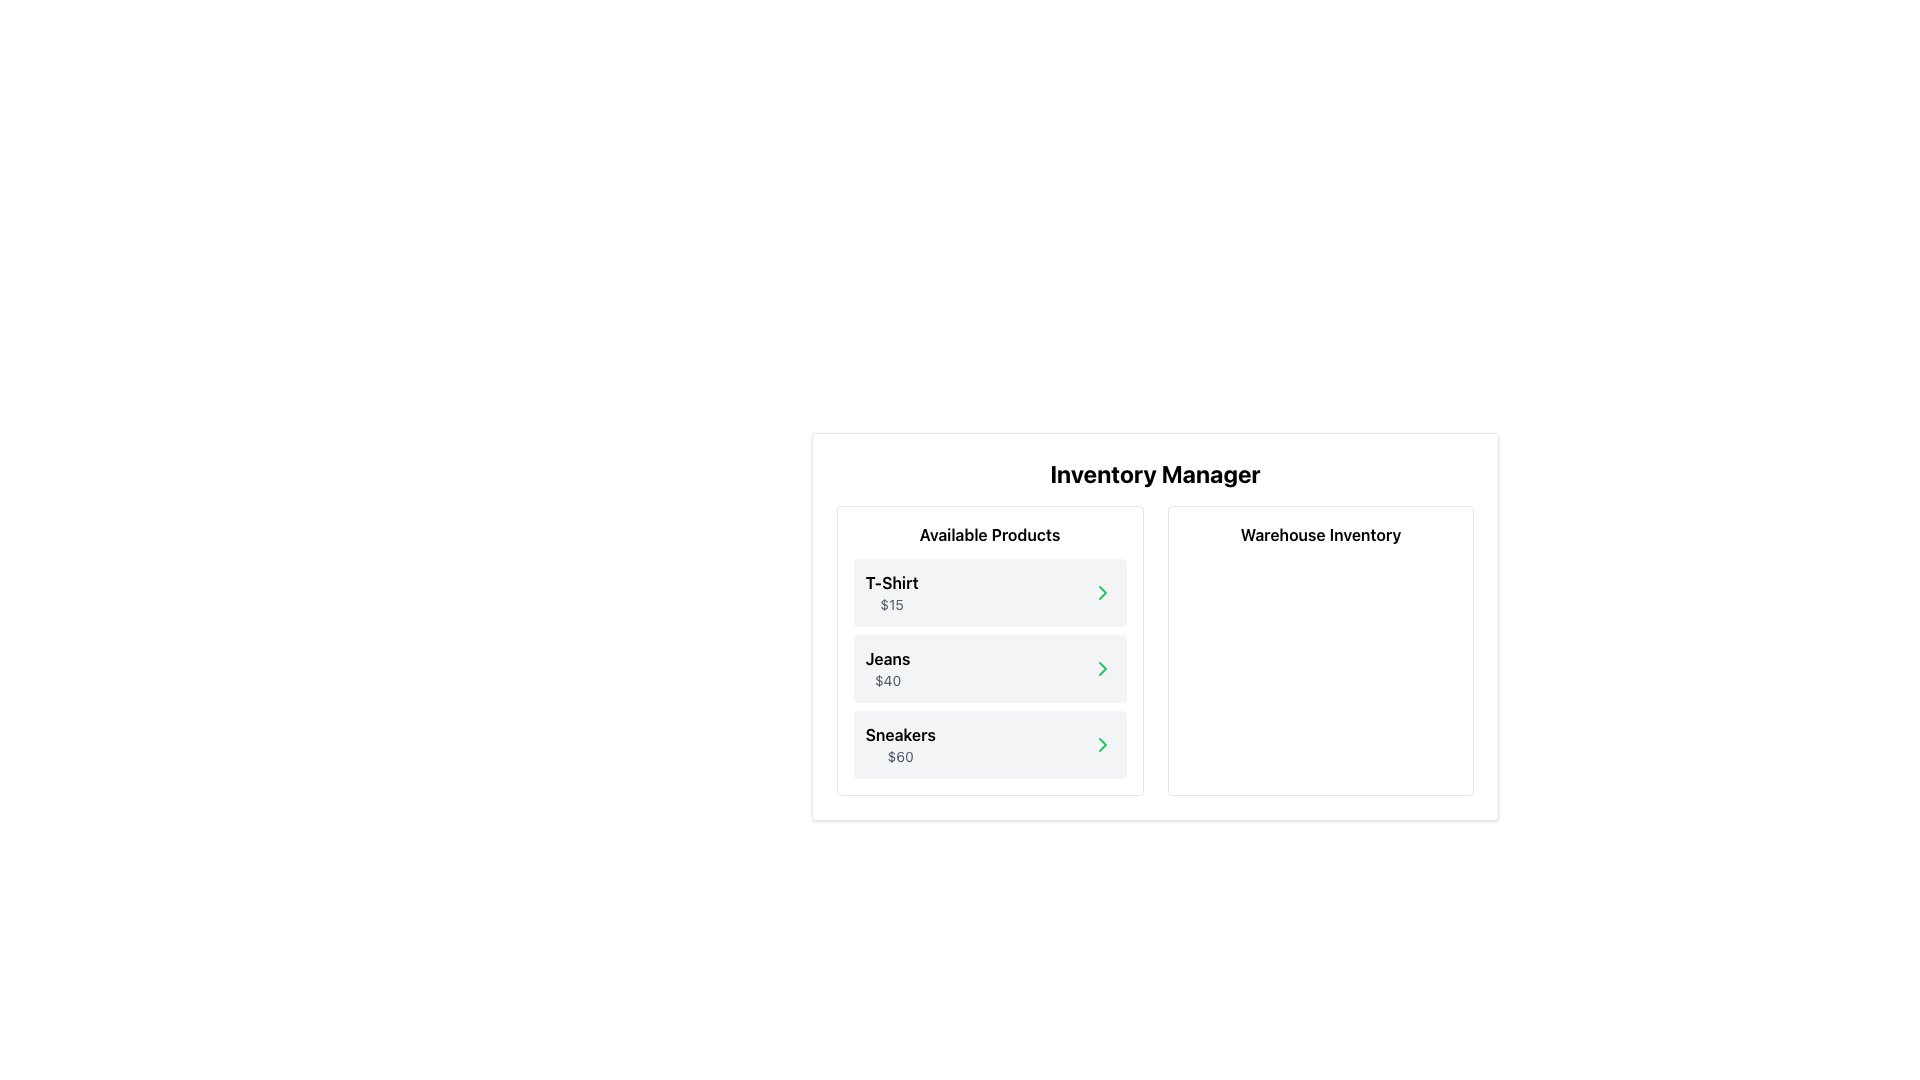 The width and height of the screenshot is (1920, 1080). I want to click on the 'Sneakers' product item in the 'Available Products' section, so click(990, 744).